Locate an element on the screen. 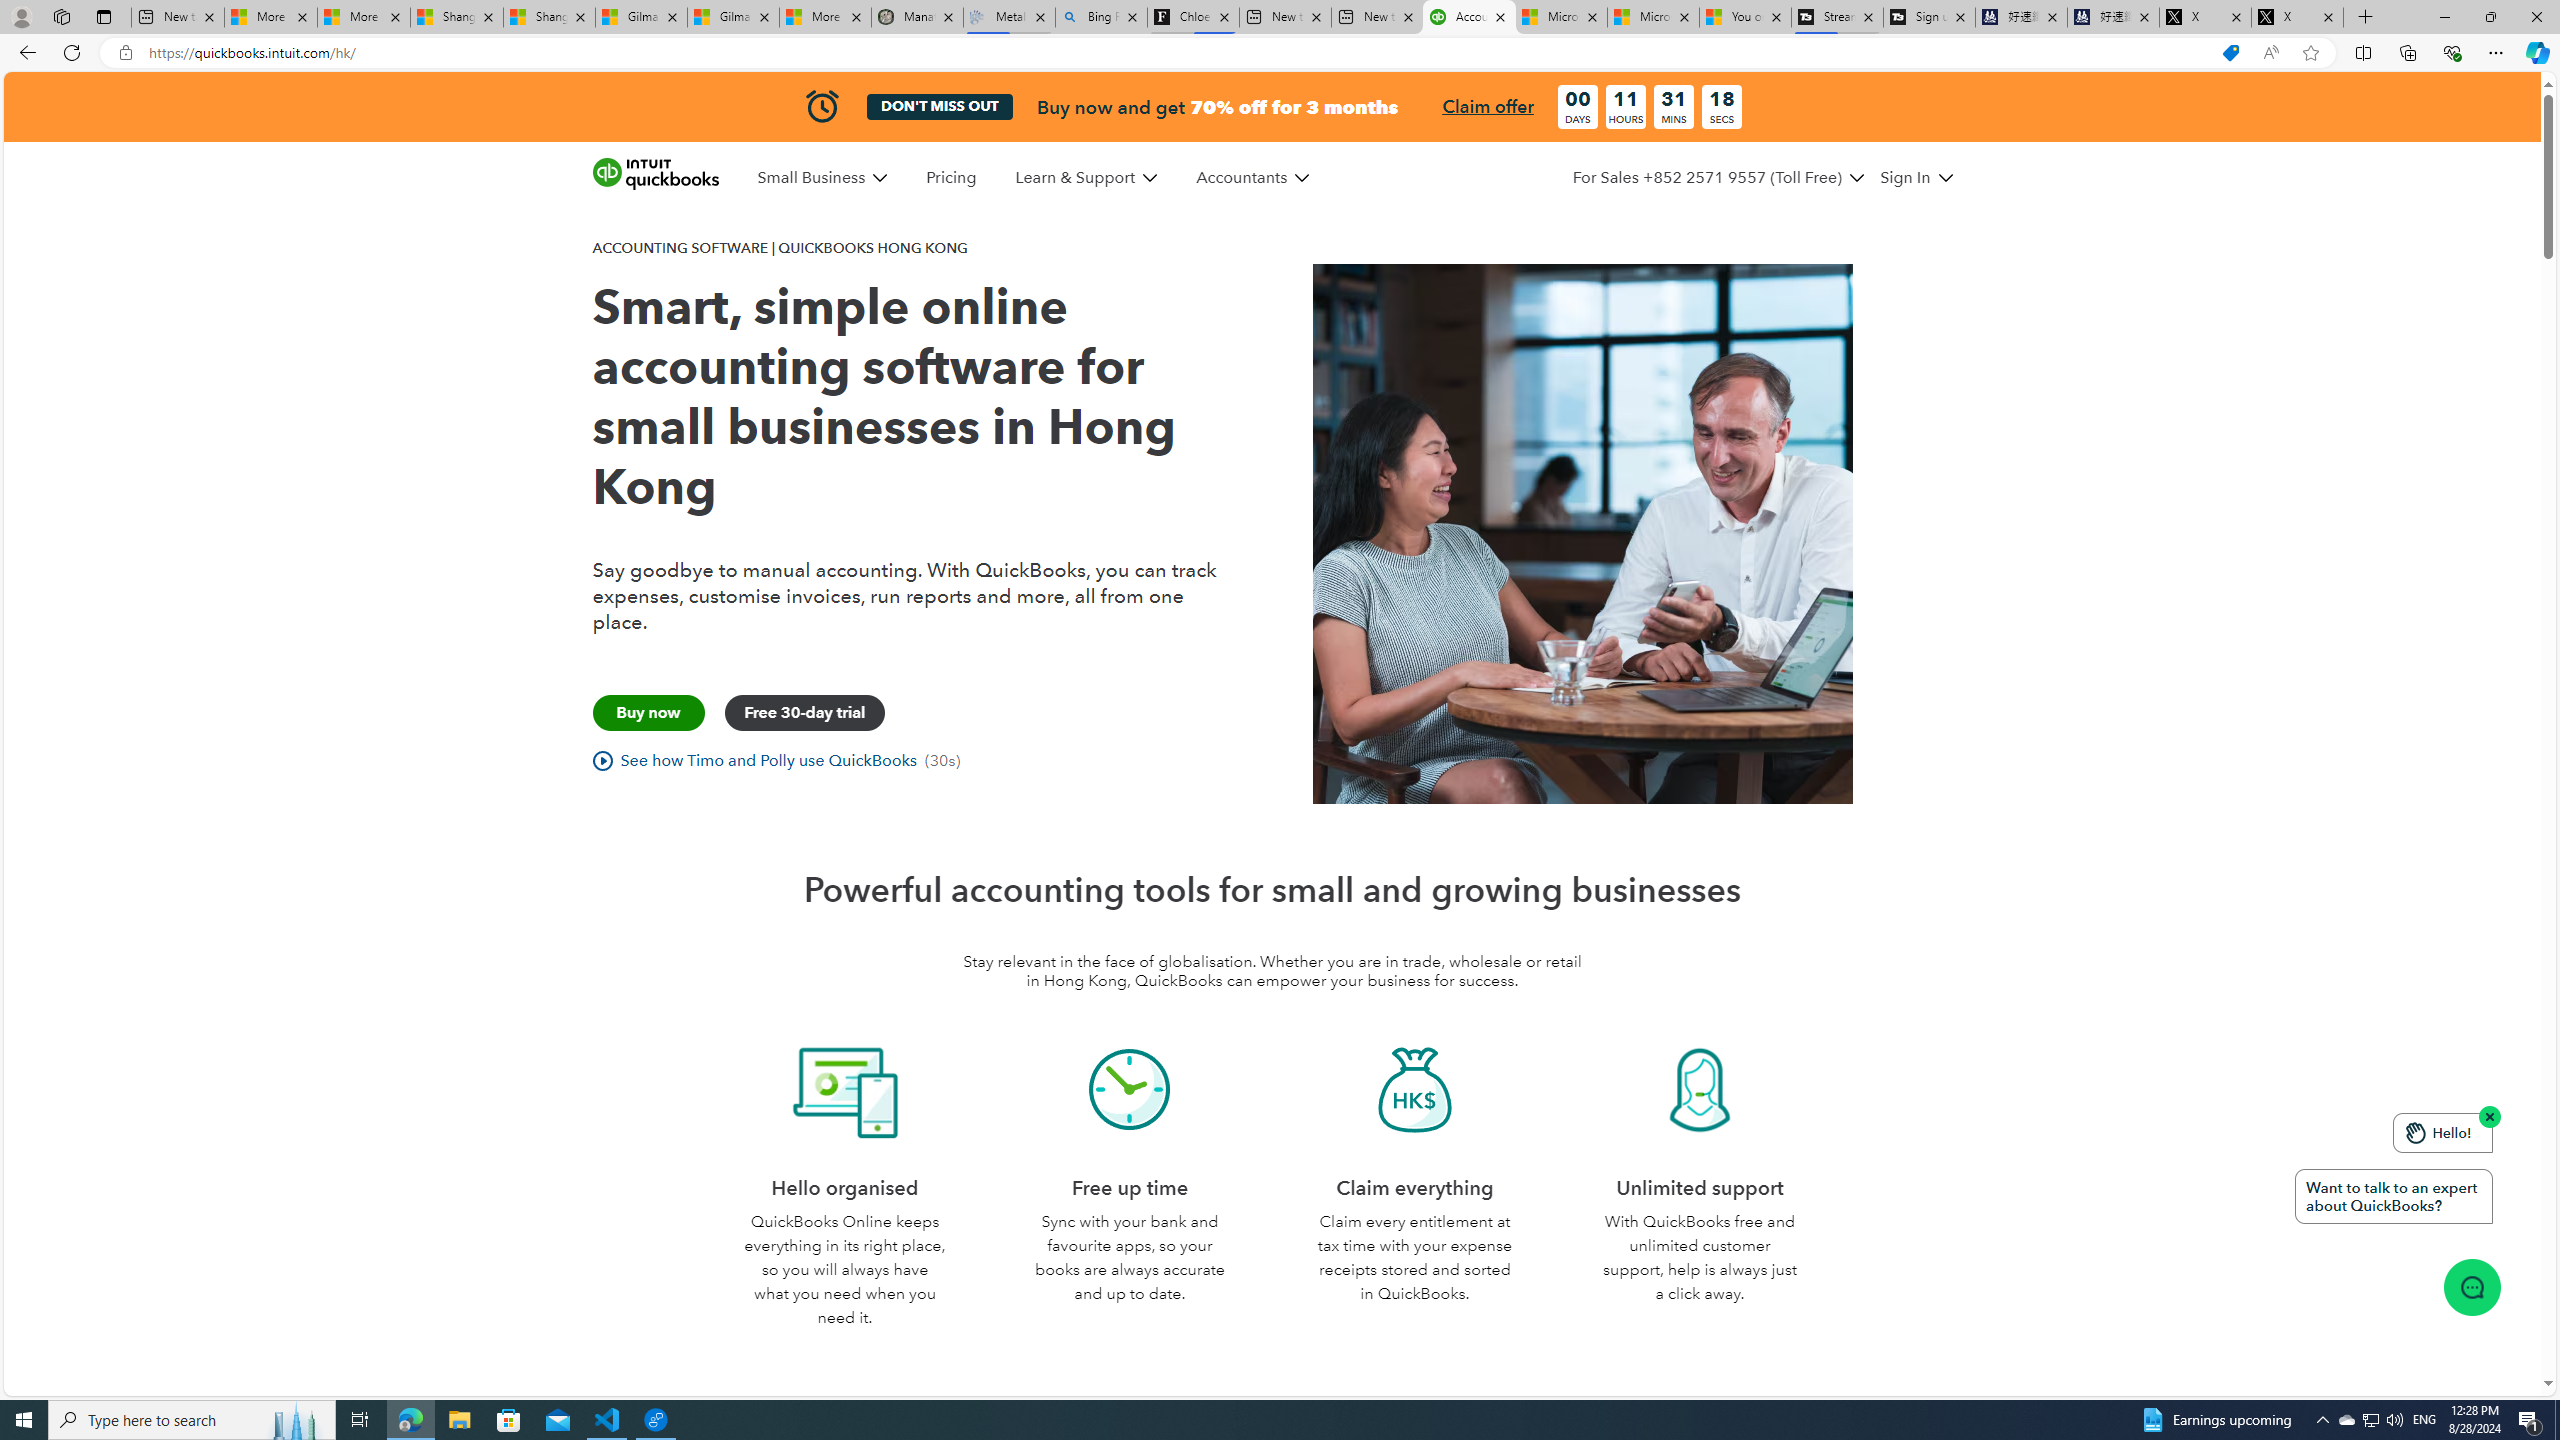  'Shopping in Microsoft Edge' is located at coordinates (2230, 53).